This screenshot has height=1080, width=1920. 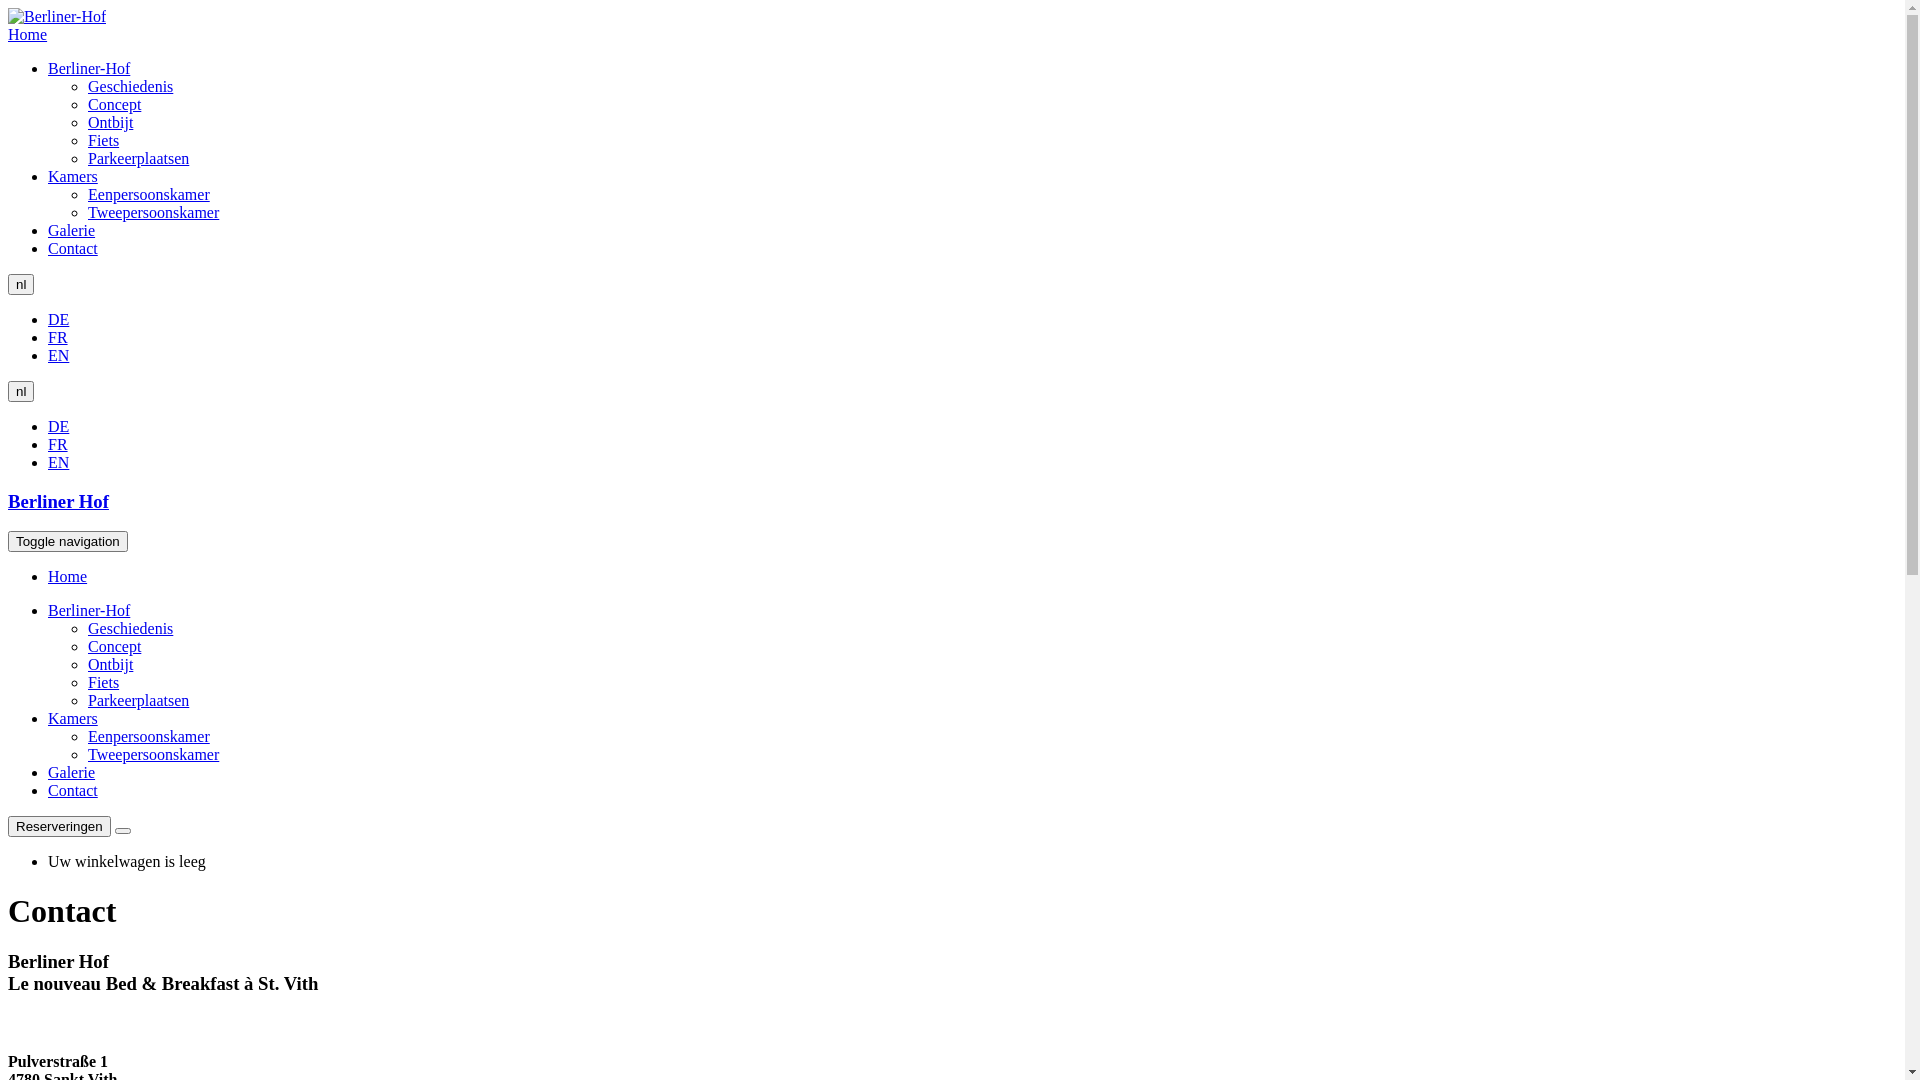 I want to click on 'Ontbijt', so click(x=109, y=664).